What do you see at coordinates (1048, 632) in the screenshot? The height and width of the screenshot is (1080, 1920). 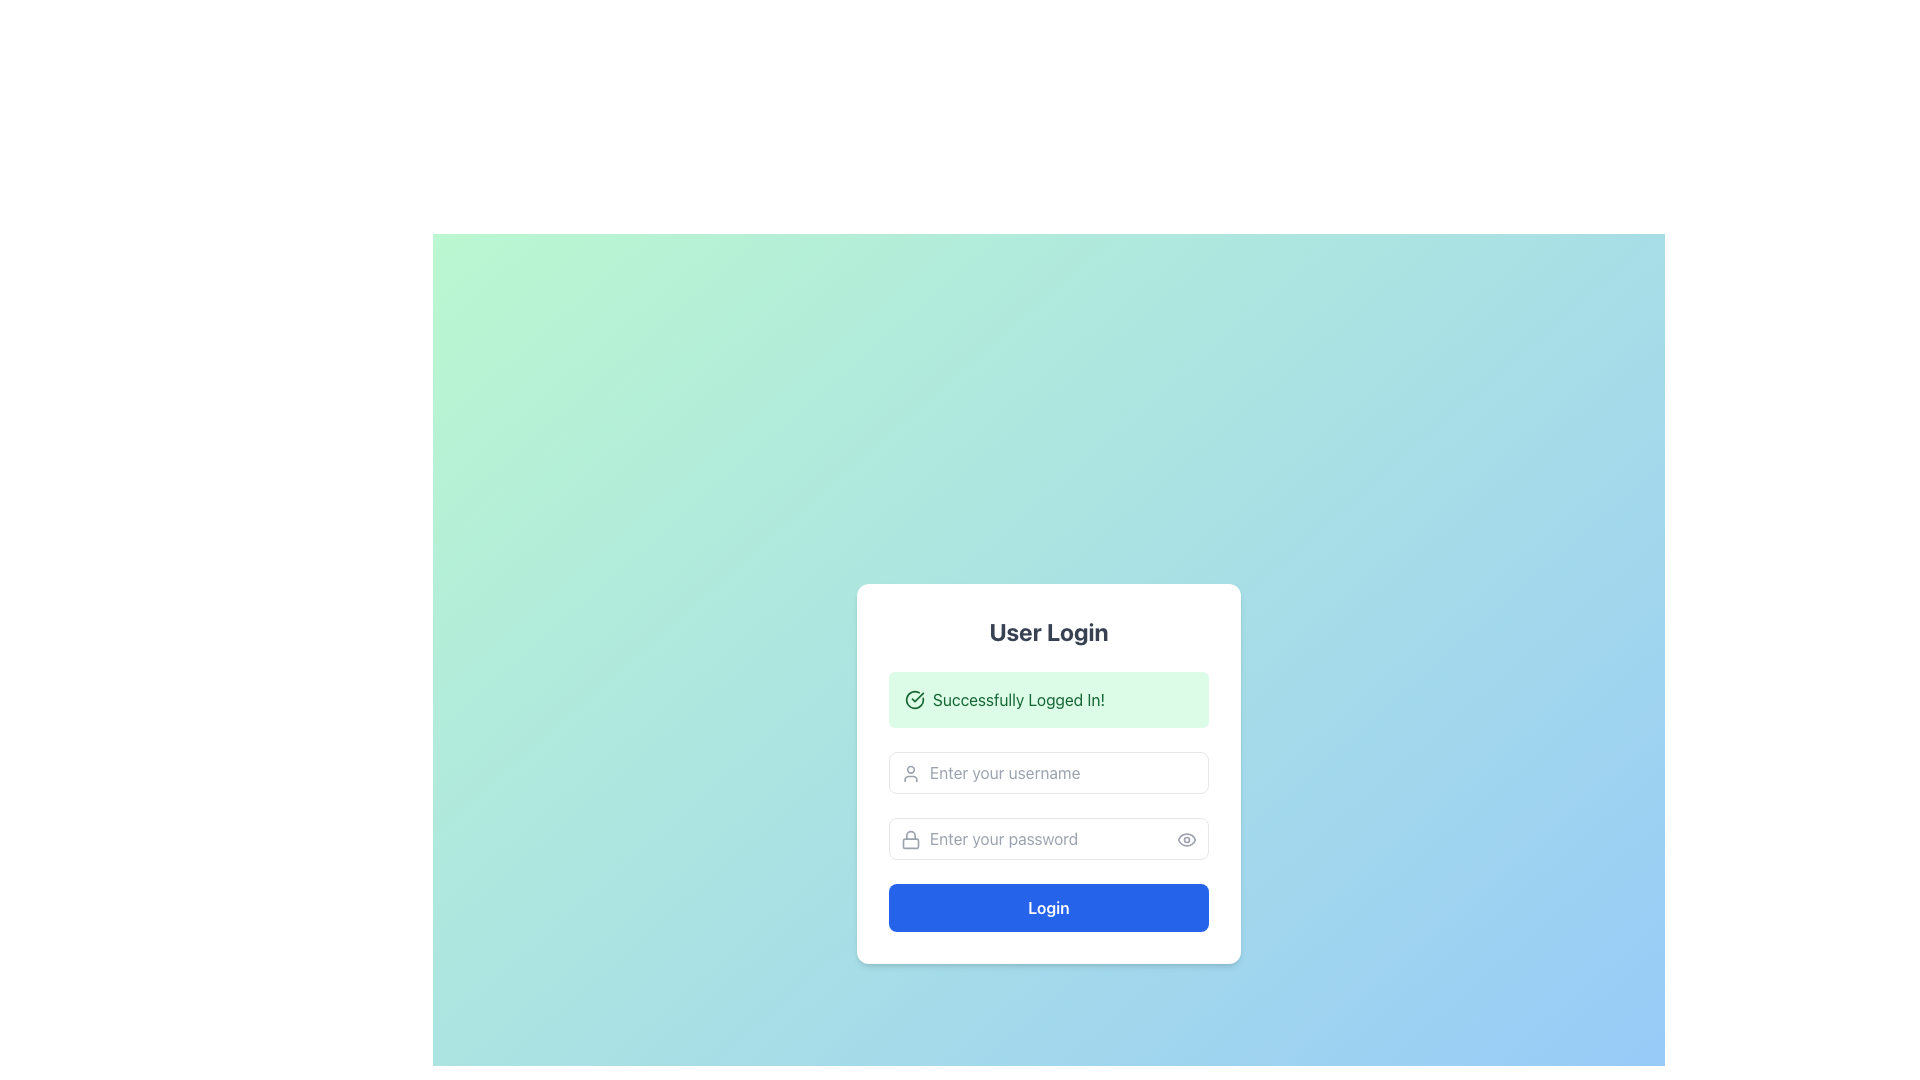 I see `the centered header text 'User Login', which is styled in large, bold gray font on a white background, located at the top of the login panel` at bounding box center [1048, 632].